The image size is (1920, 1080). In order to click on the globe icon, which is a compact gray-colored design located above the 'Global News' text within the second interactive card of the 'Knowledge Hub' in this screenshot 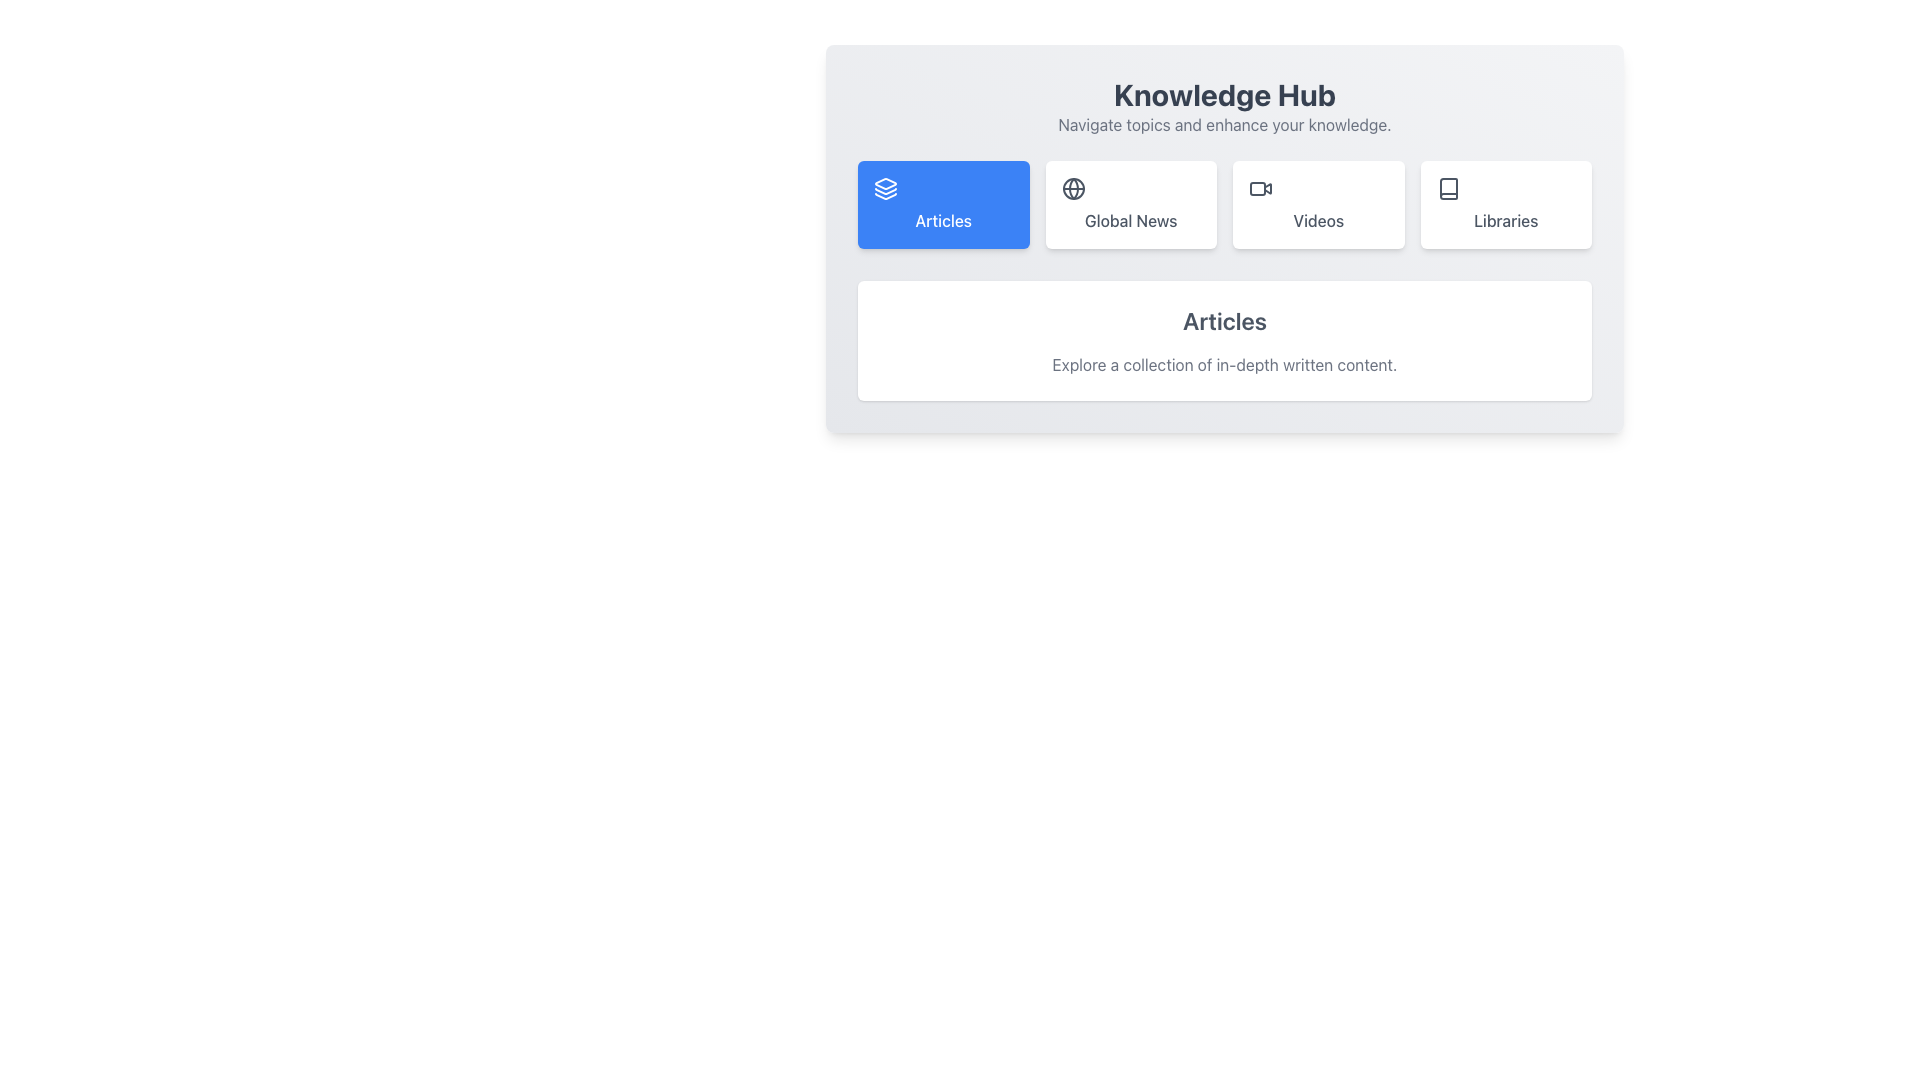, I will do `click(1072, 189)`.